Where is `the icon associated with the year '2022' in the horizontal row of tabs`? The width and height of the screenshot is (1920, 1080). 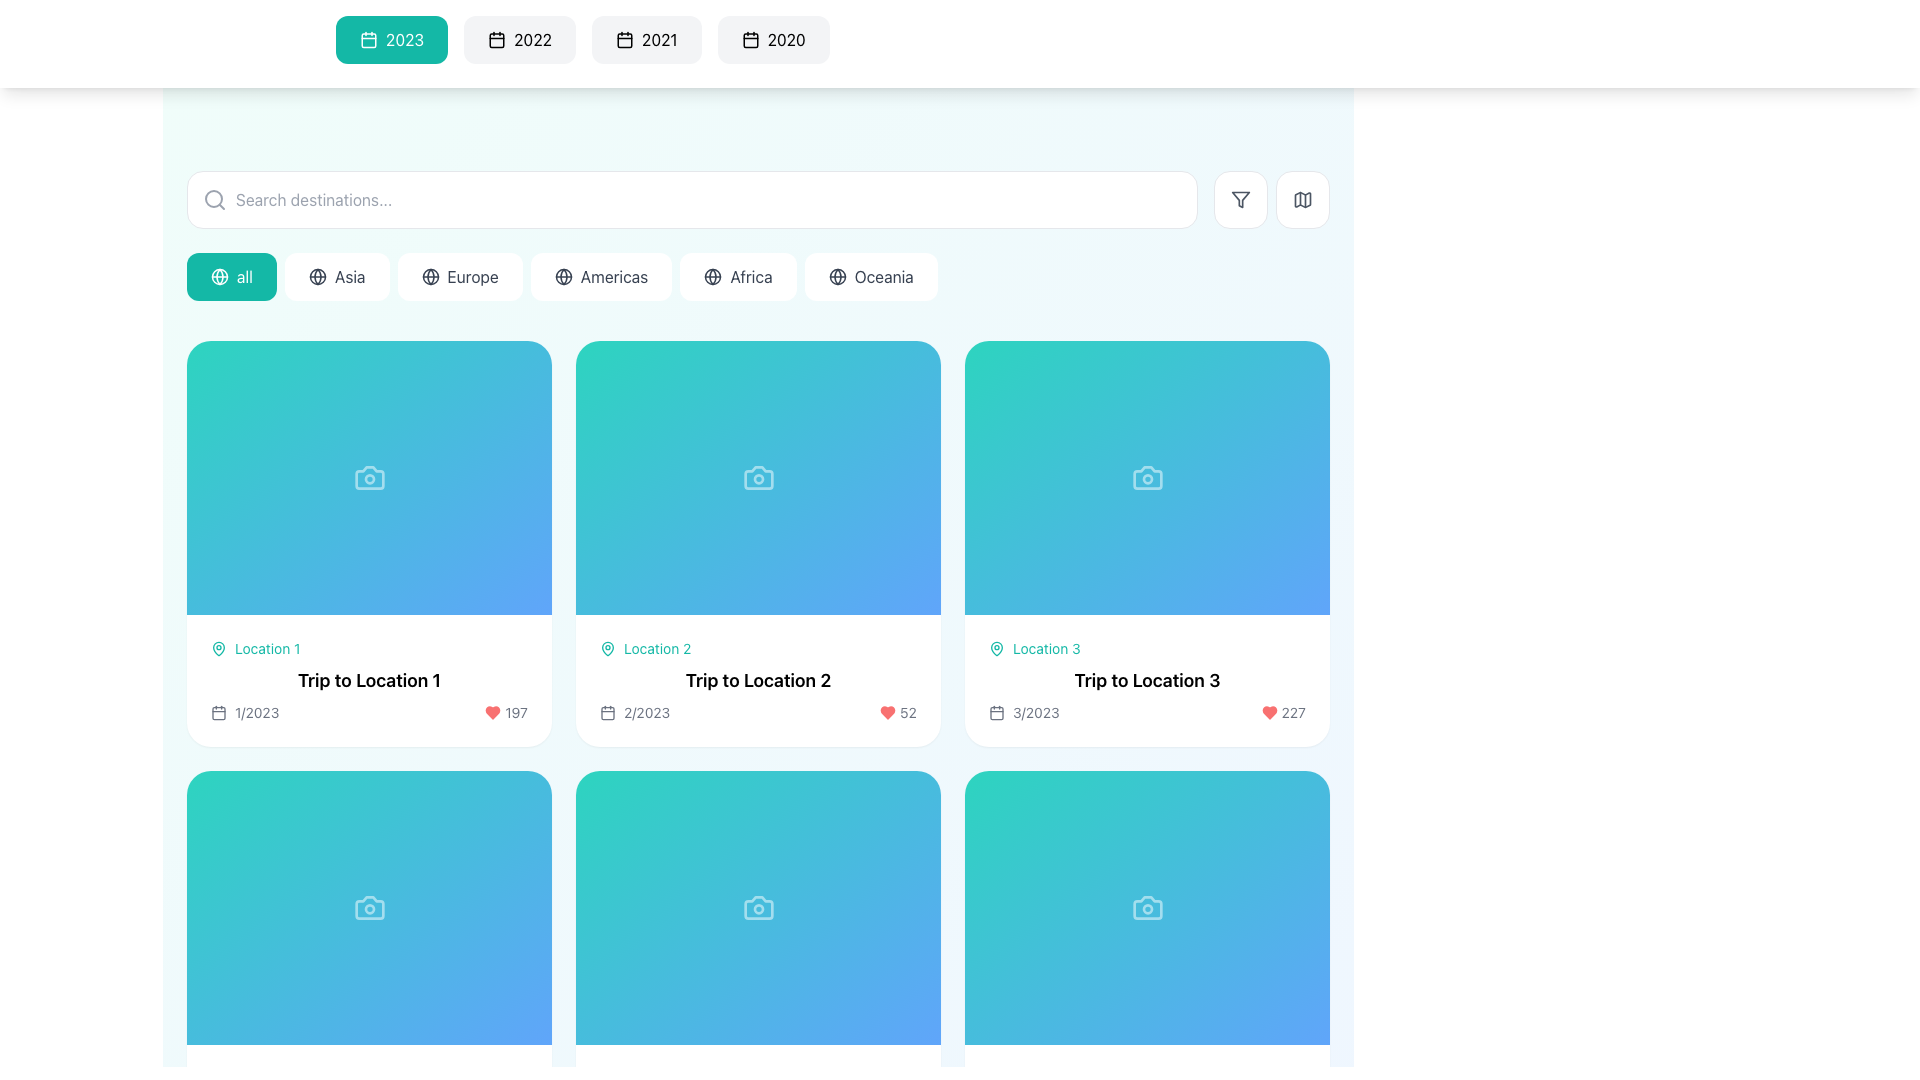 the icon associated with the year '2022' in the horizontal row of tabs is located at coordinates (497, 39).